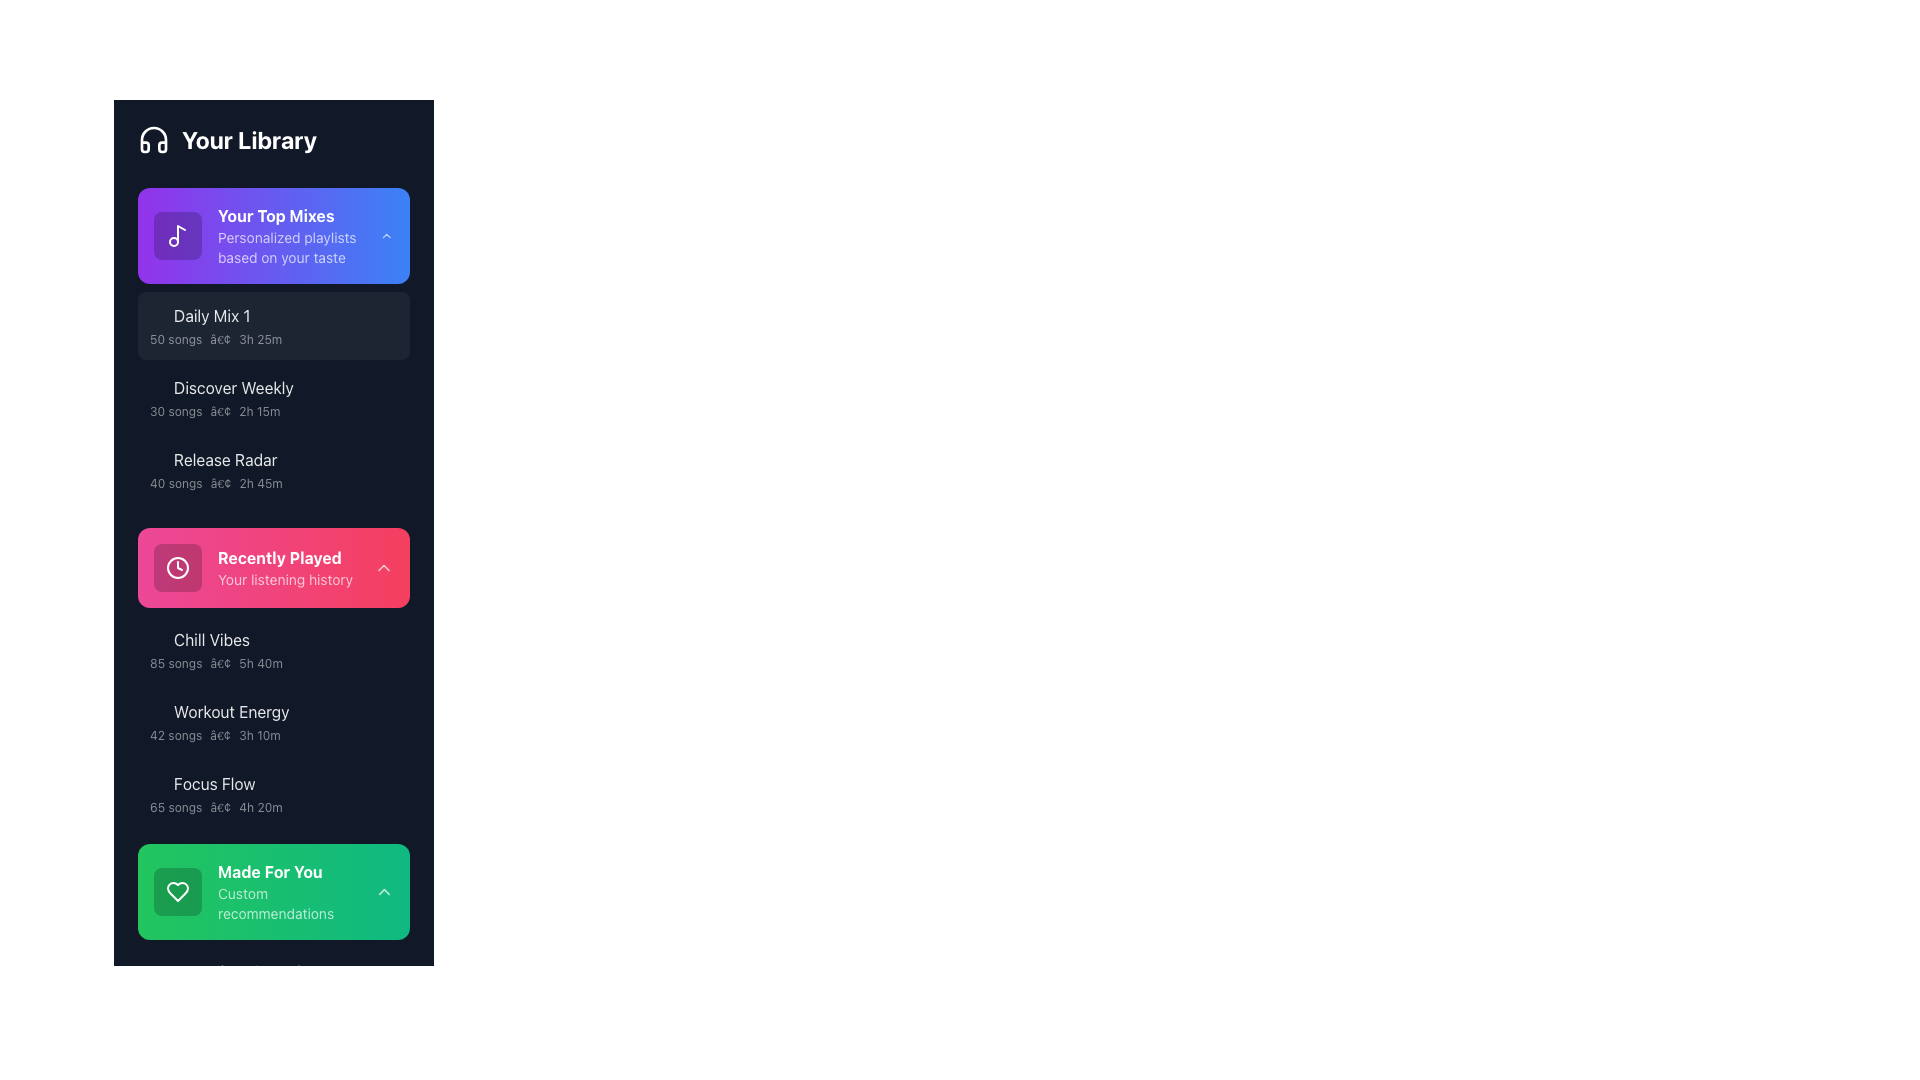 This screenshot has width=1920, height=1080. I want to click on the playlist item titled 'Release Radar' located under 'Discover Weekly', so click(272, 470).